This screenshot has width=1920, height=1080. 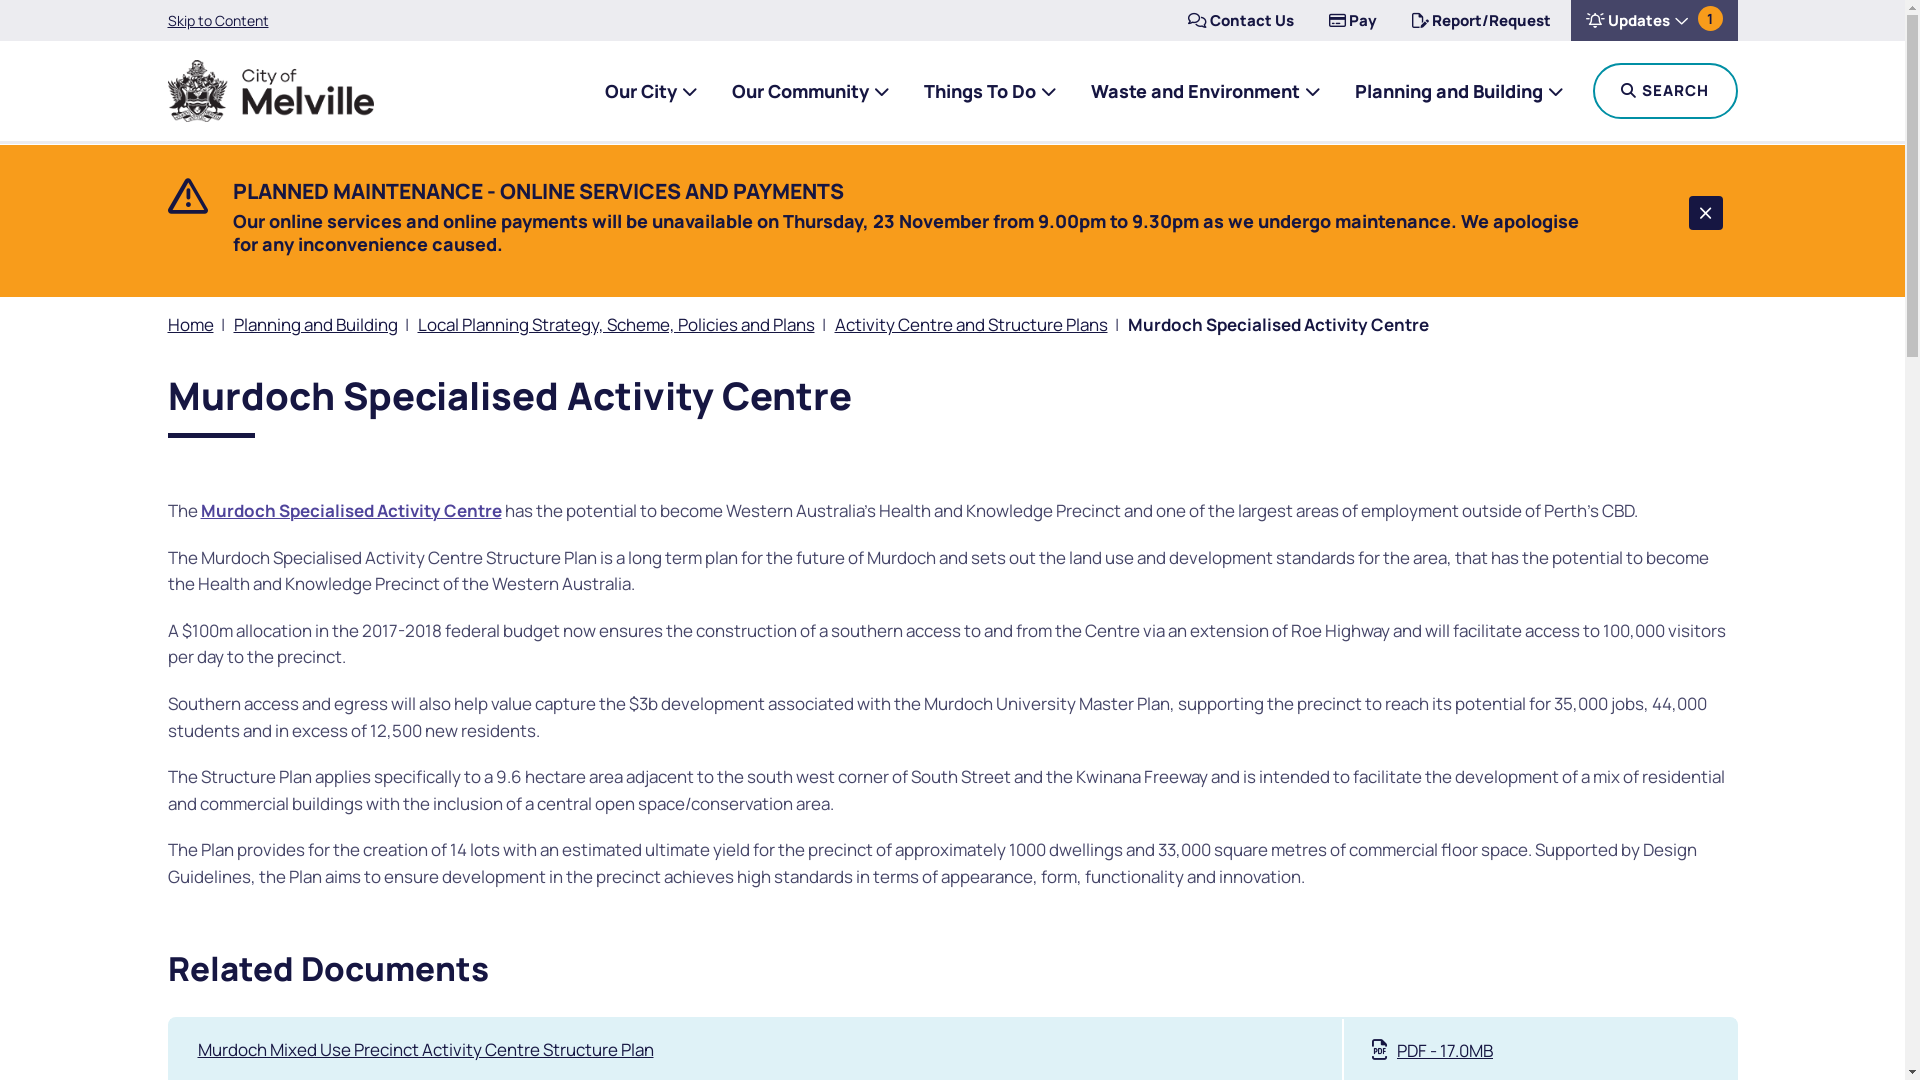 What do you see at coordinates (350, 509) in the screenshot?
I see `'Murdoch Specialised Activity Centre'` at bounding box center [350, 509].